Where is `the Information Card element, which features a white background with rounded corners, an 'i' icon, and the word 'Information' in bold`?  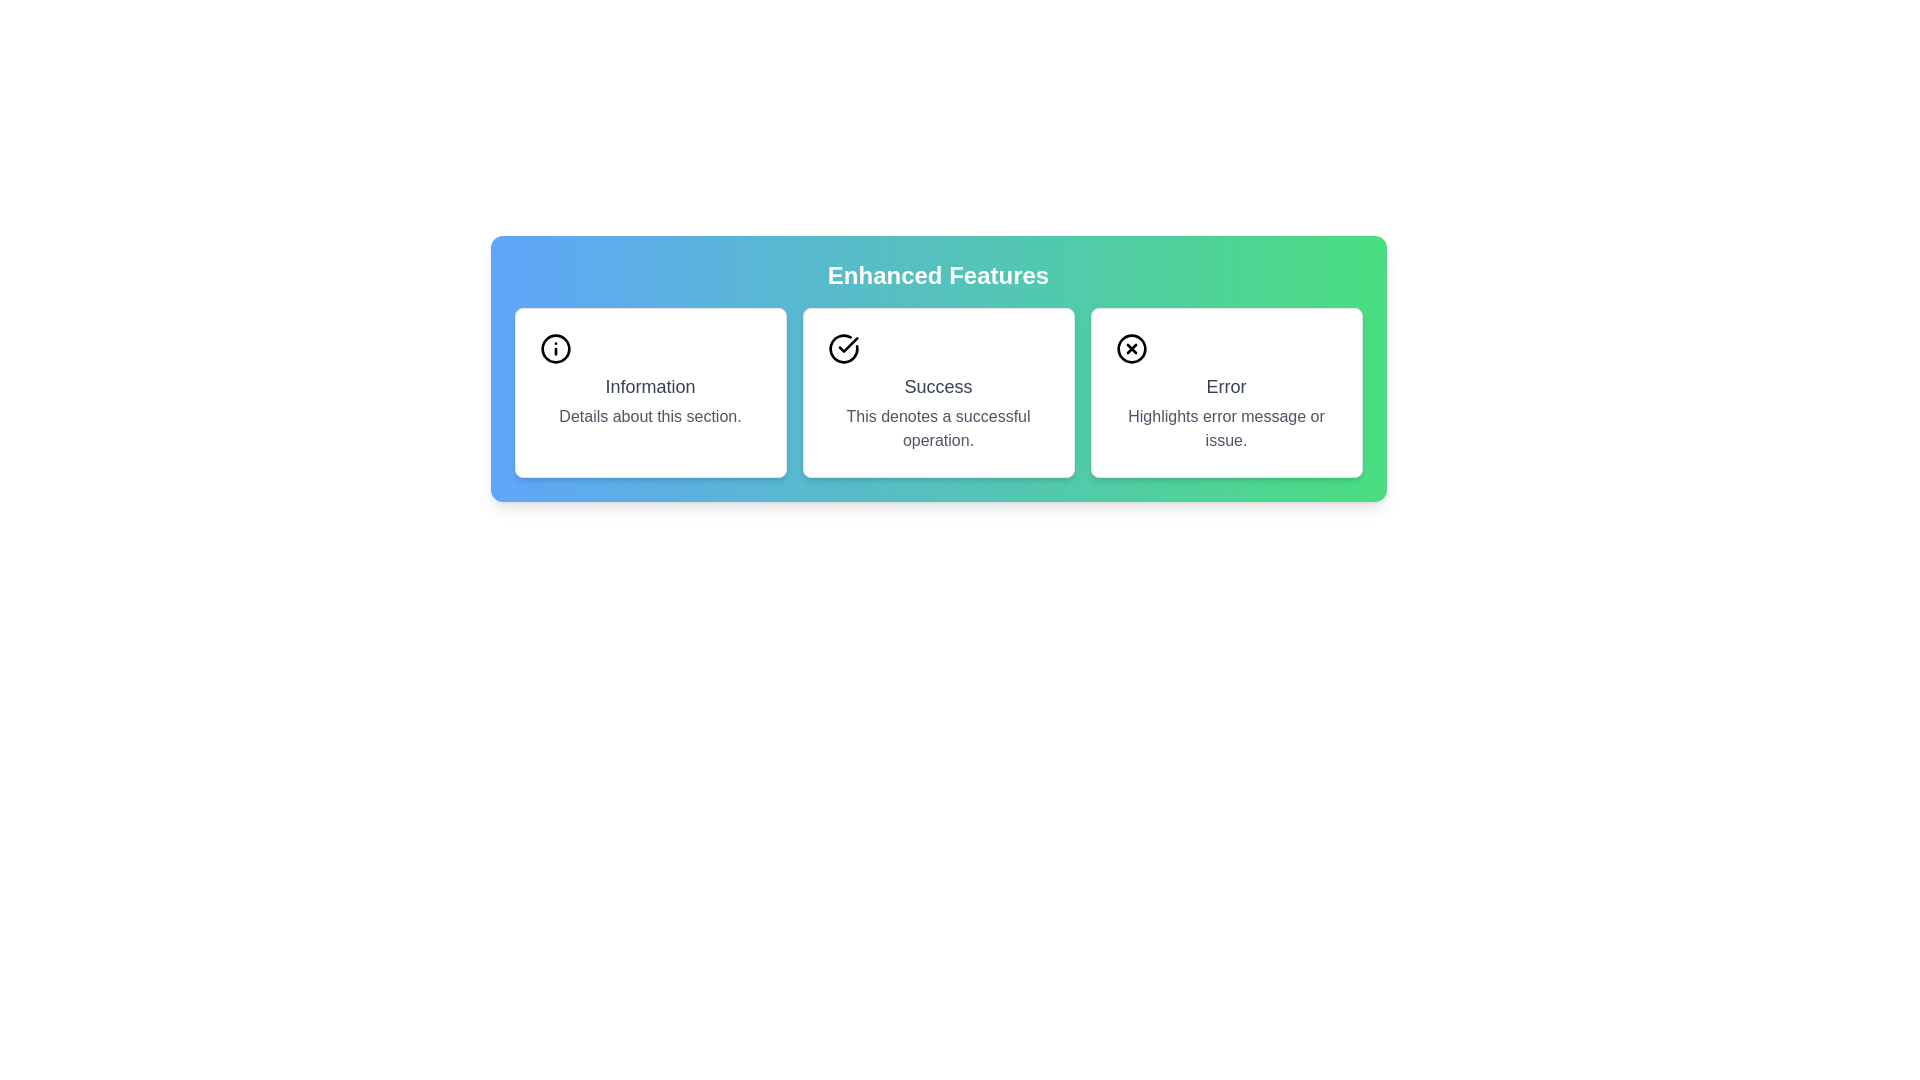 the Information Card element, which features a white background with rounded corners, an 'i' icon, and the word 'Information' in bold is located at coordinates (650, 393).